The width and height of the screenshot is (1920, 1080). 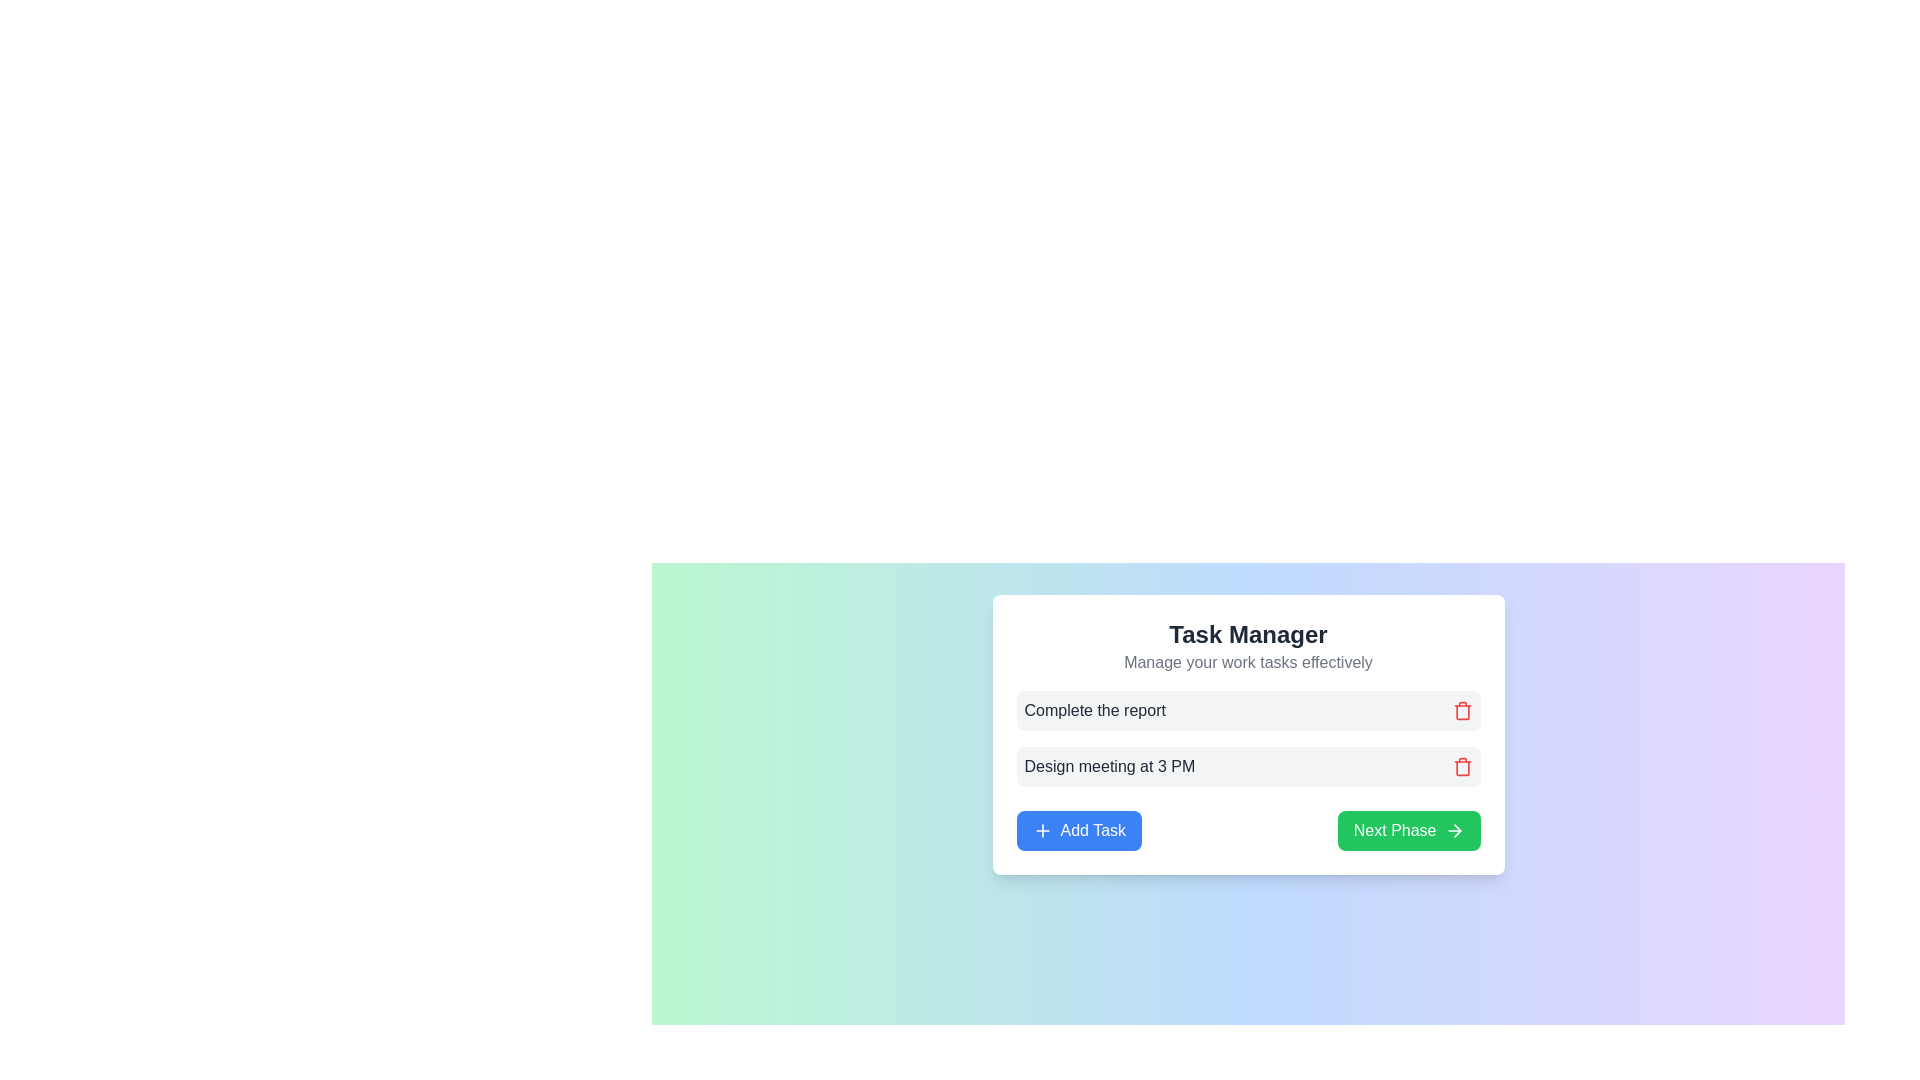 What do you see at coordinates (1462, 711) in the screenshot?
I see `the trash can icon used for delete actions, which is located inside the second task entry box on the right side, adjacent to the task description text` at bounding box center [1462, 711].